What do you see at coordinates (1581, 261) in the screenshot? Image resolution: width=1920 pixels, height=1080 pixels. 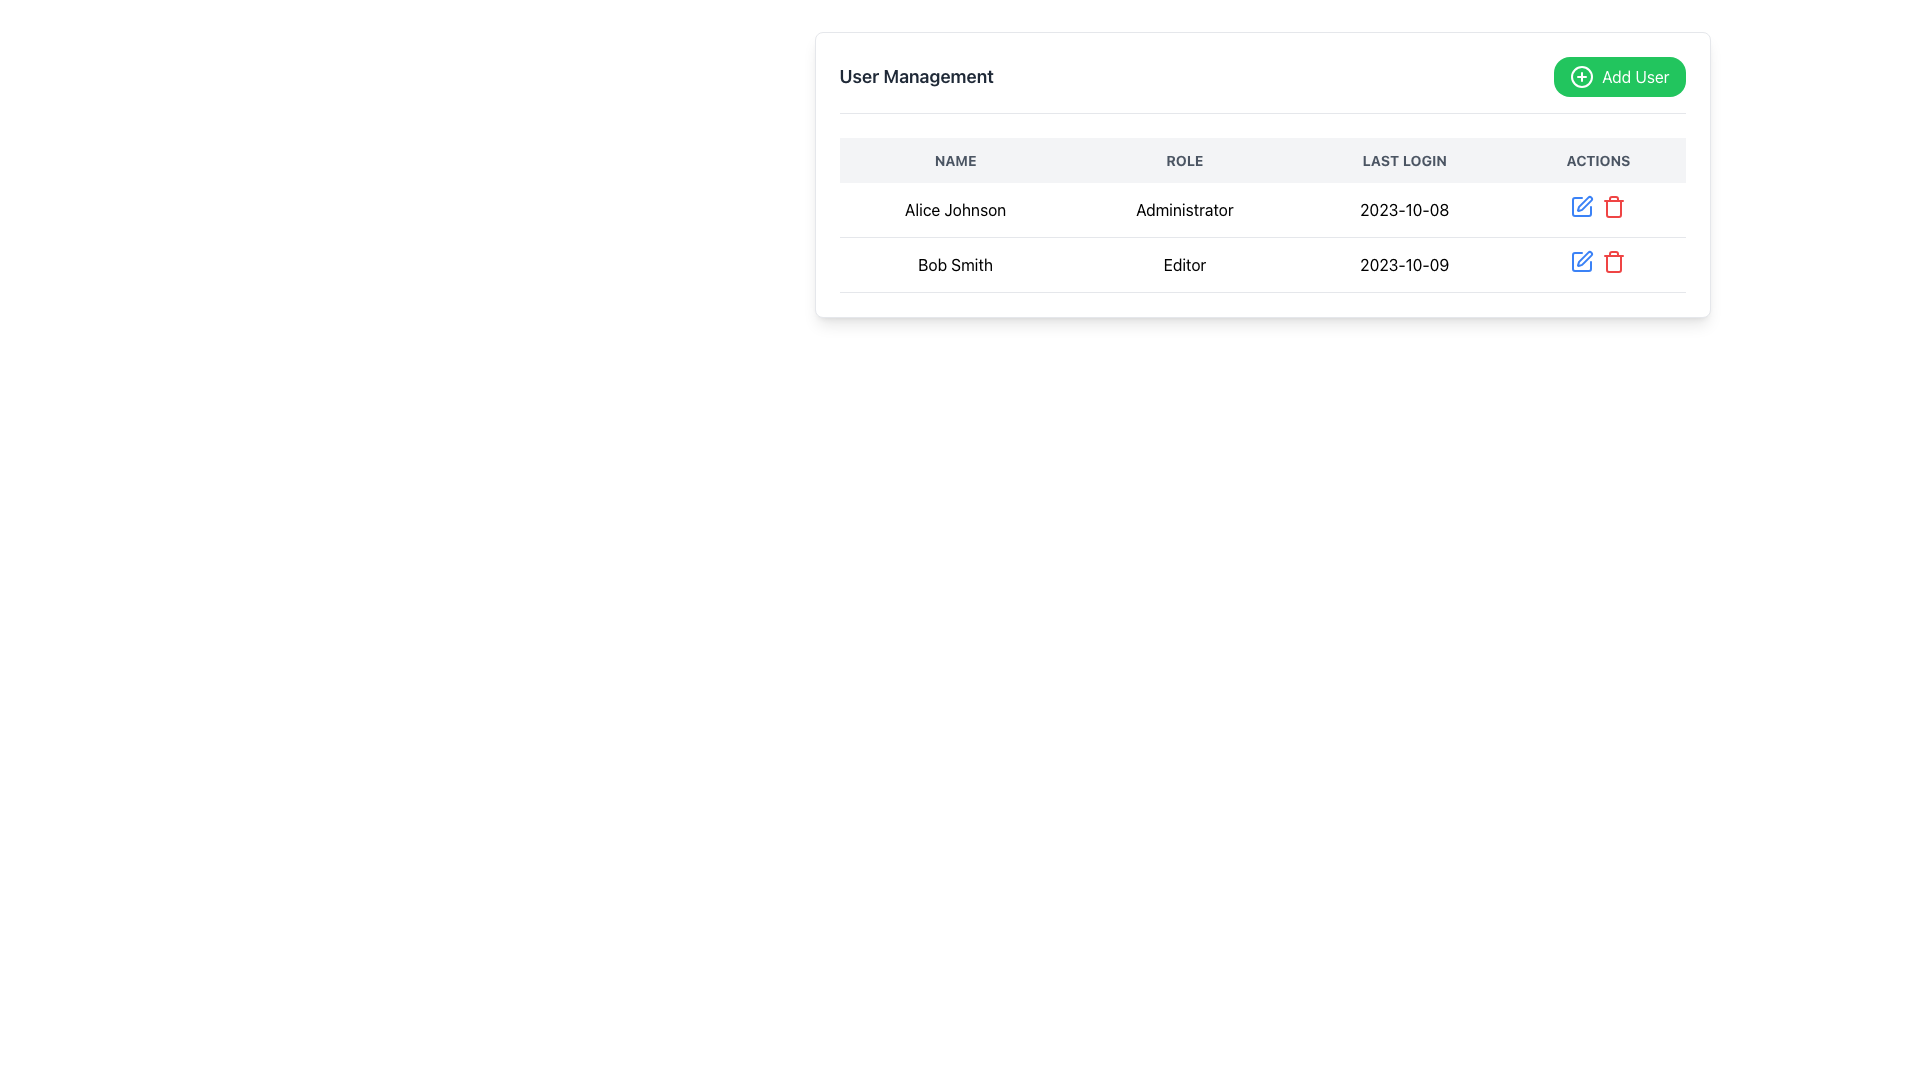 I see `the edit icon represented by a square with one side open in the 'Bob Smith' row under the 'Actions' column to initiate the editing process` at bounding box center [1581, 261].